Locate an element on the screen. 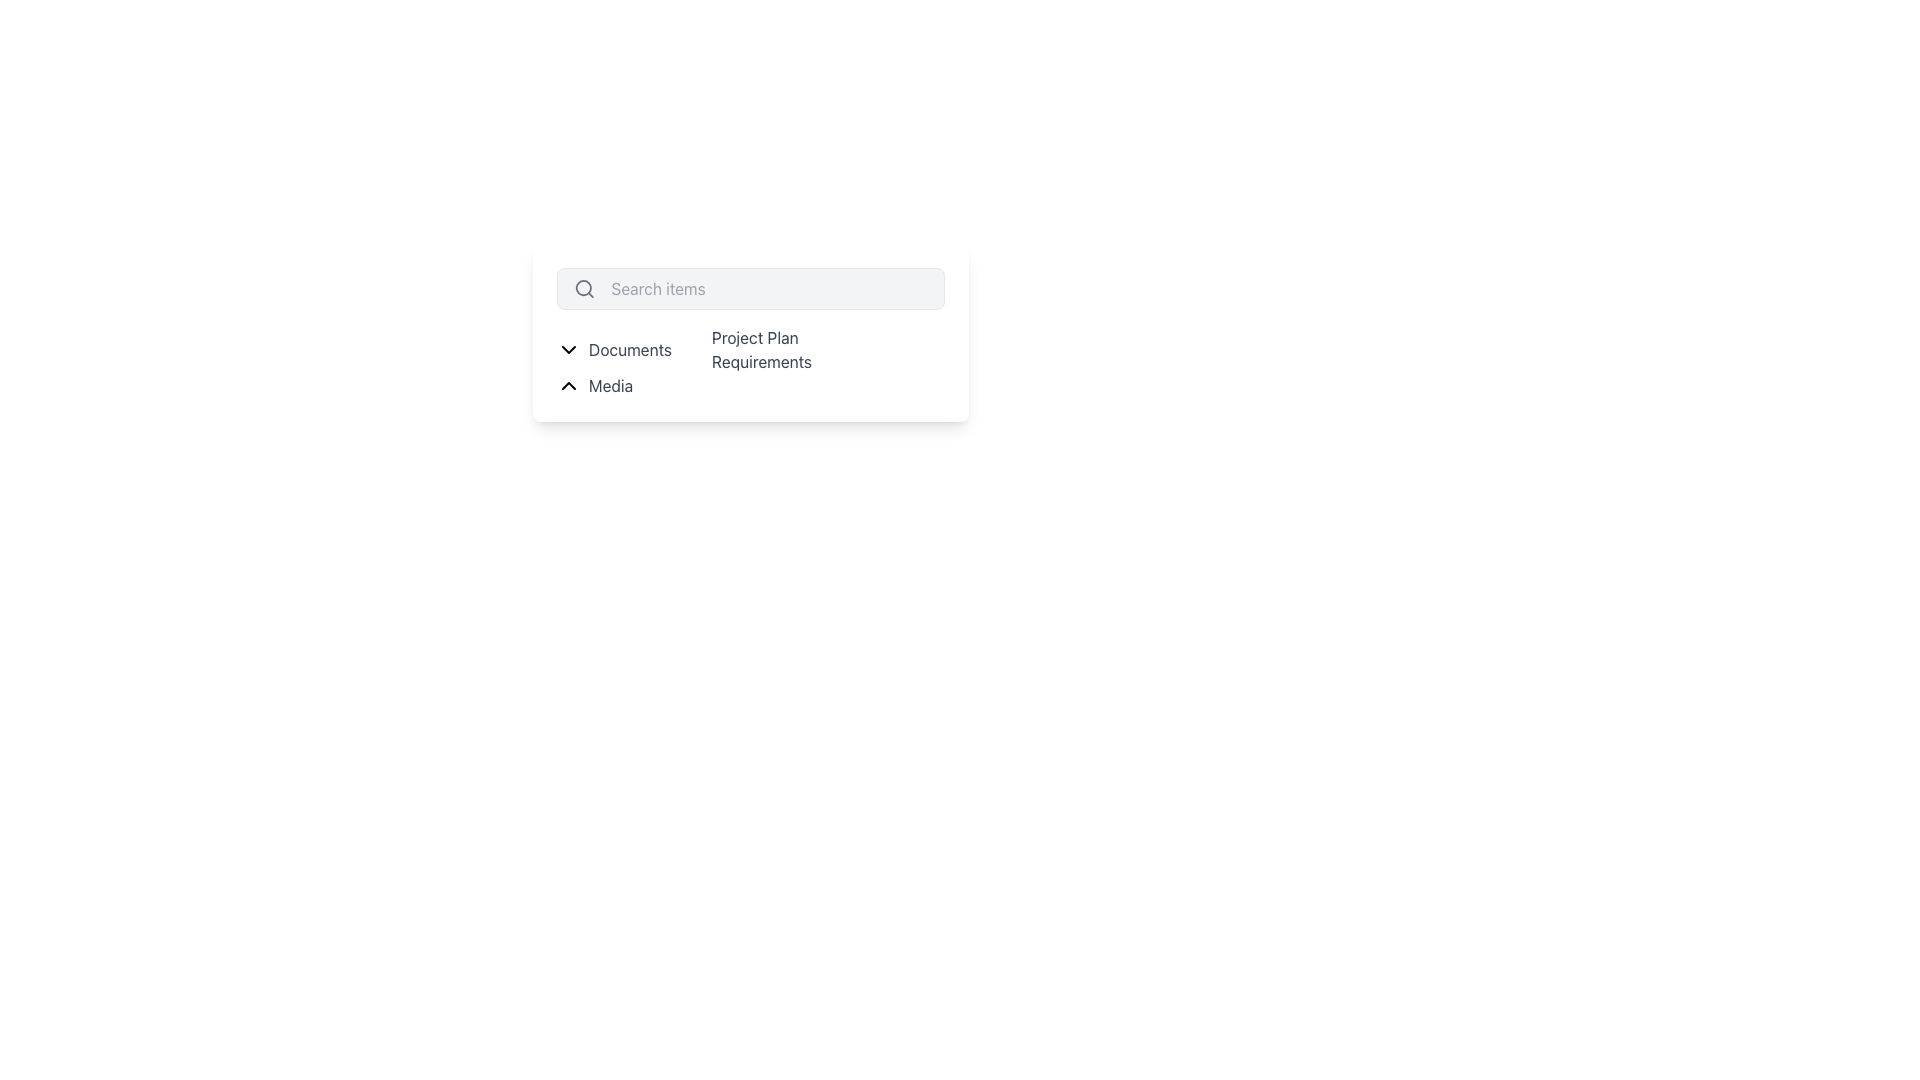 Image resolution: width=1920 pixels, height=1080 pixels. the downward-pointing chevron icon next to the 'Documents' label is located at coordinates (568, 349).